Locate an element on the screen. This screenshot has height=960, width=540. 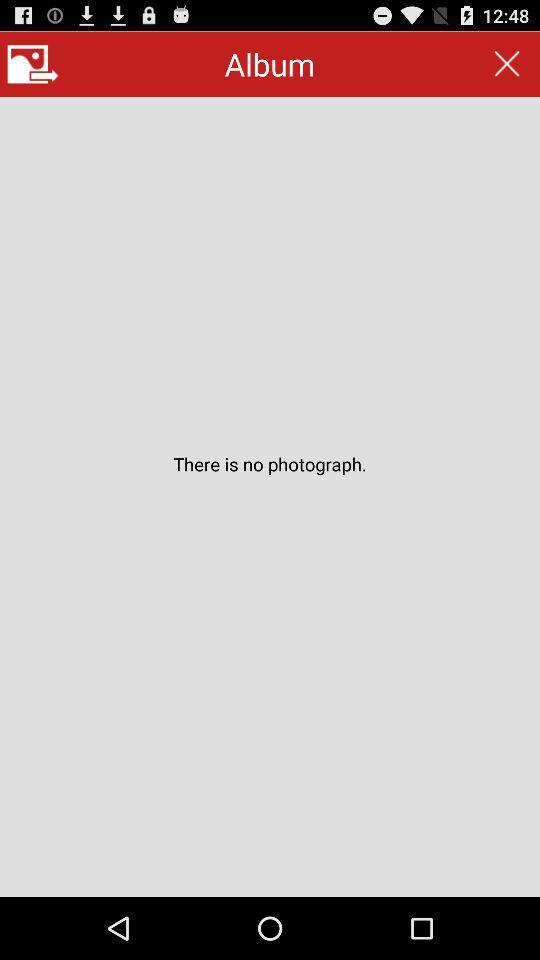
button at the top left corner is located at coordinates (31, 64).